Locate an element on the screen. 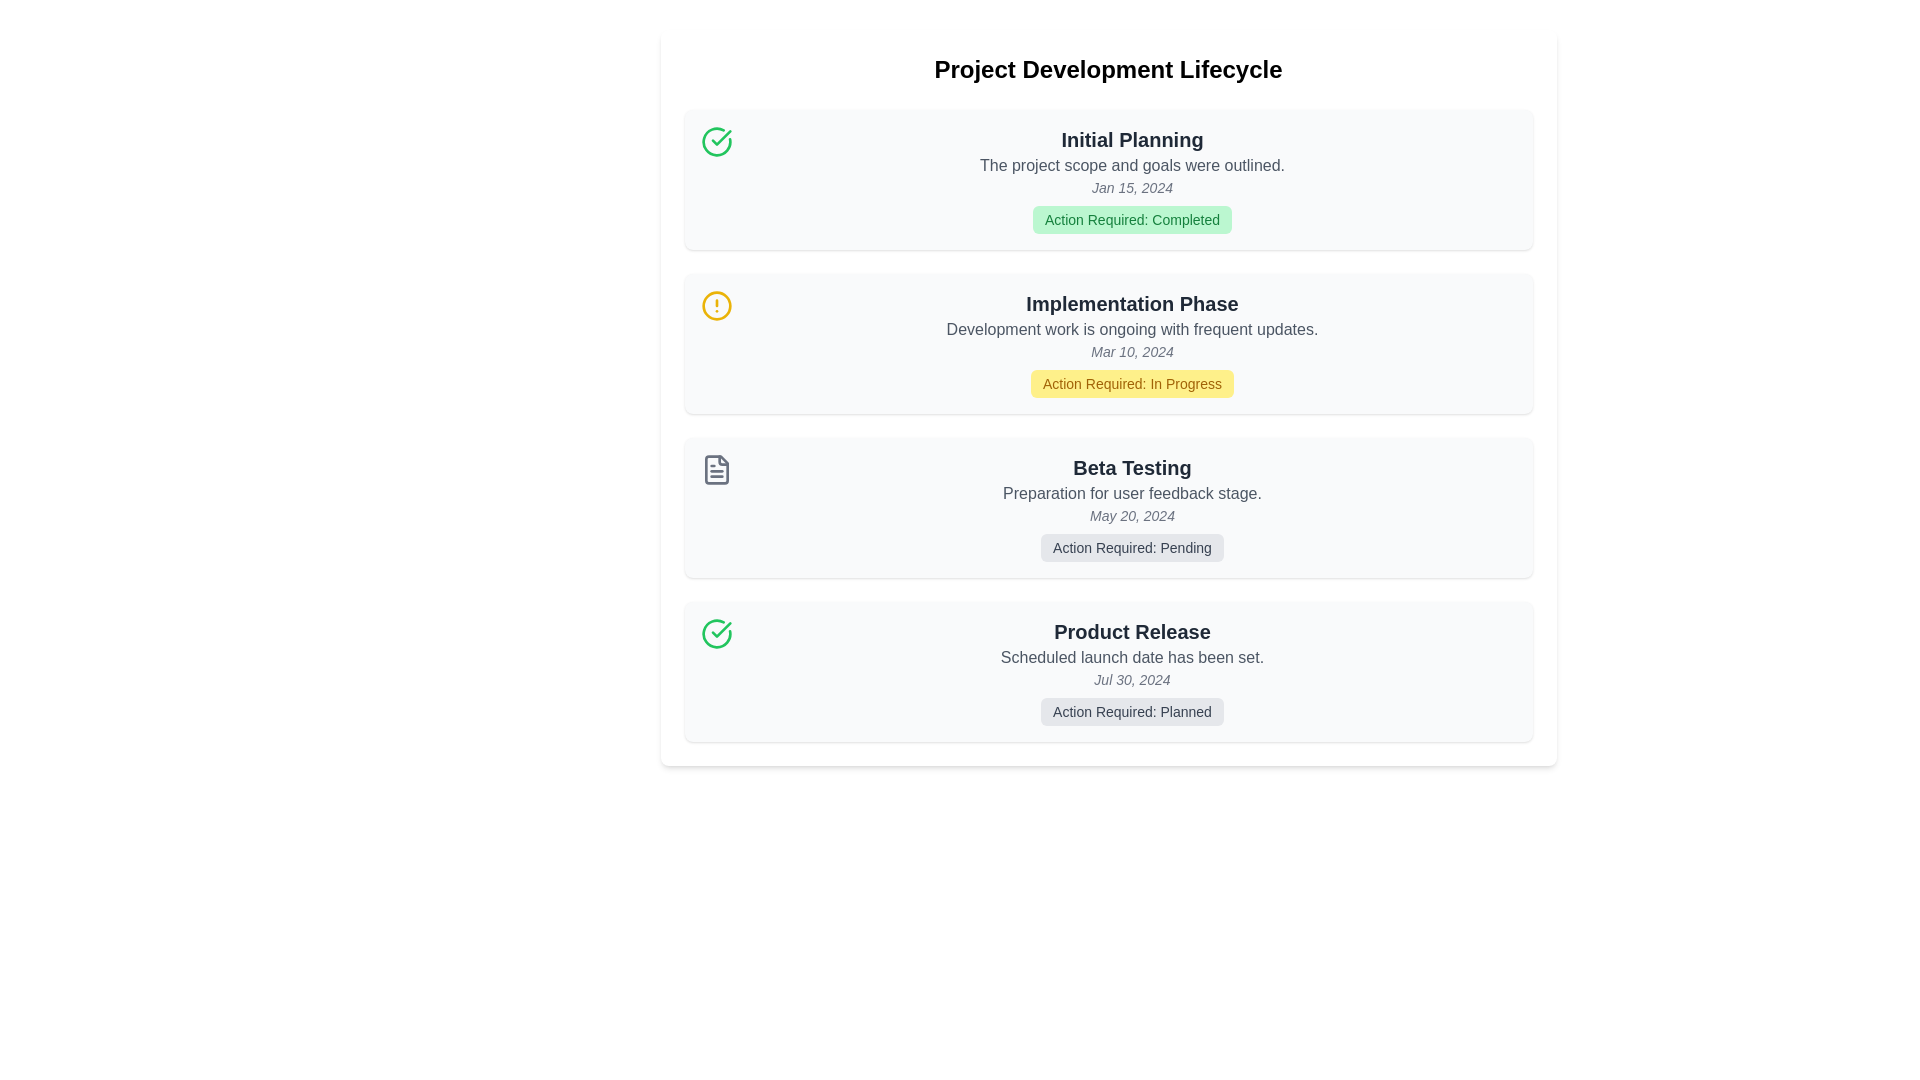 This screenshot has height=1080, width=1920. the check mark icon within the confirmation icon of the 'Initial Planning' step in the 'Project Development Lifecycle' interface is located at coordinates (720, 628).